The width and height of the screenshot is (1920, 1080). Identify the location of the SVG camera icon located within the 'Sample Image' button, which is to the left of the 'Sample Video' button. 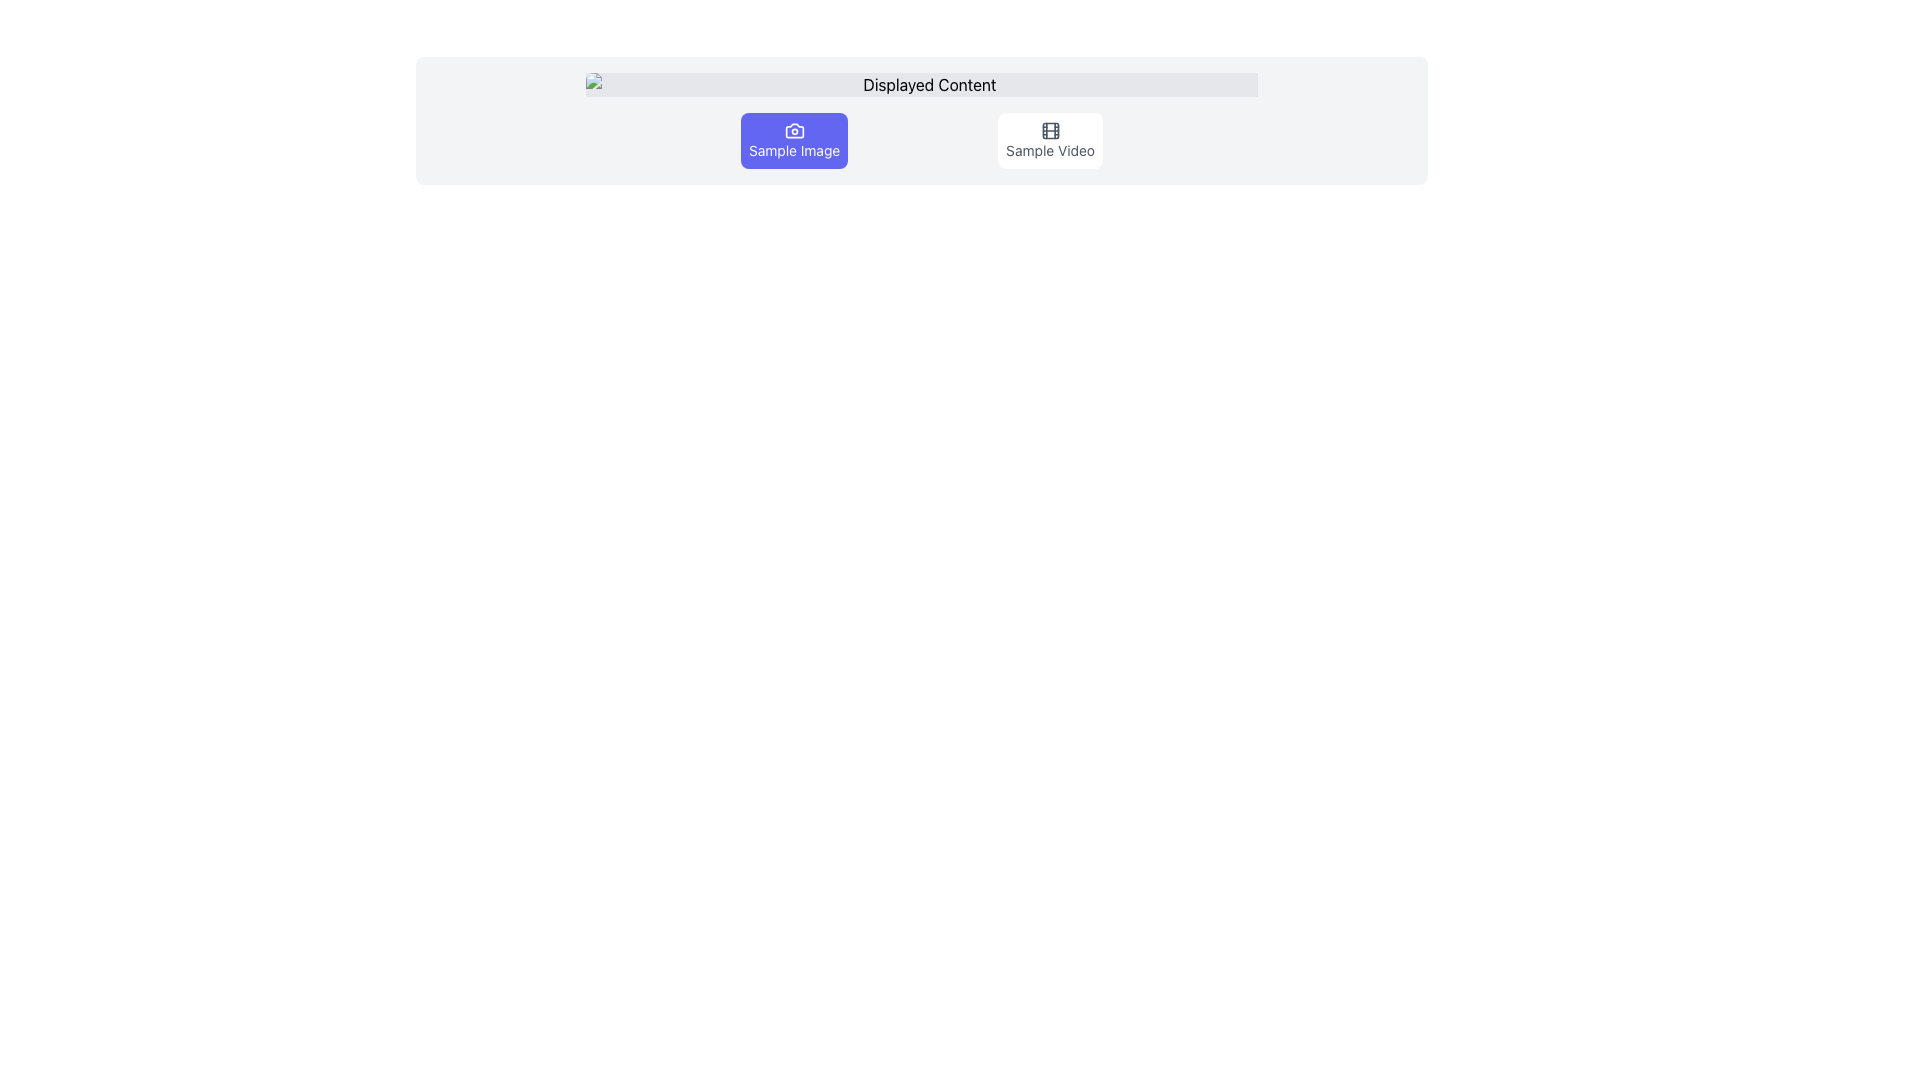
(793, 131).